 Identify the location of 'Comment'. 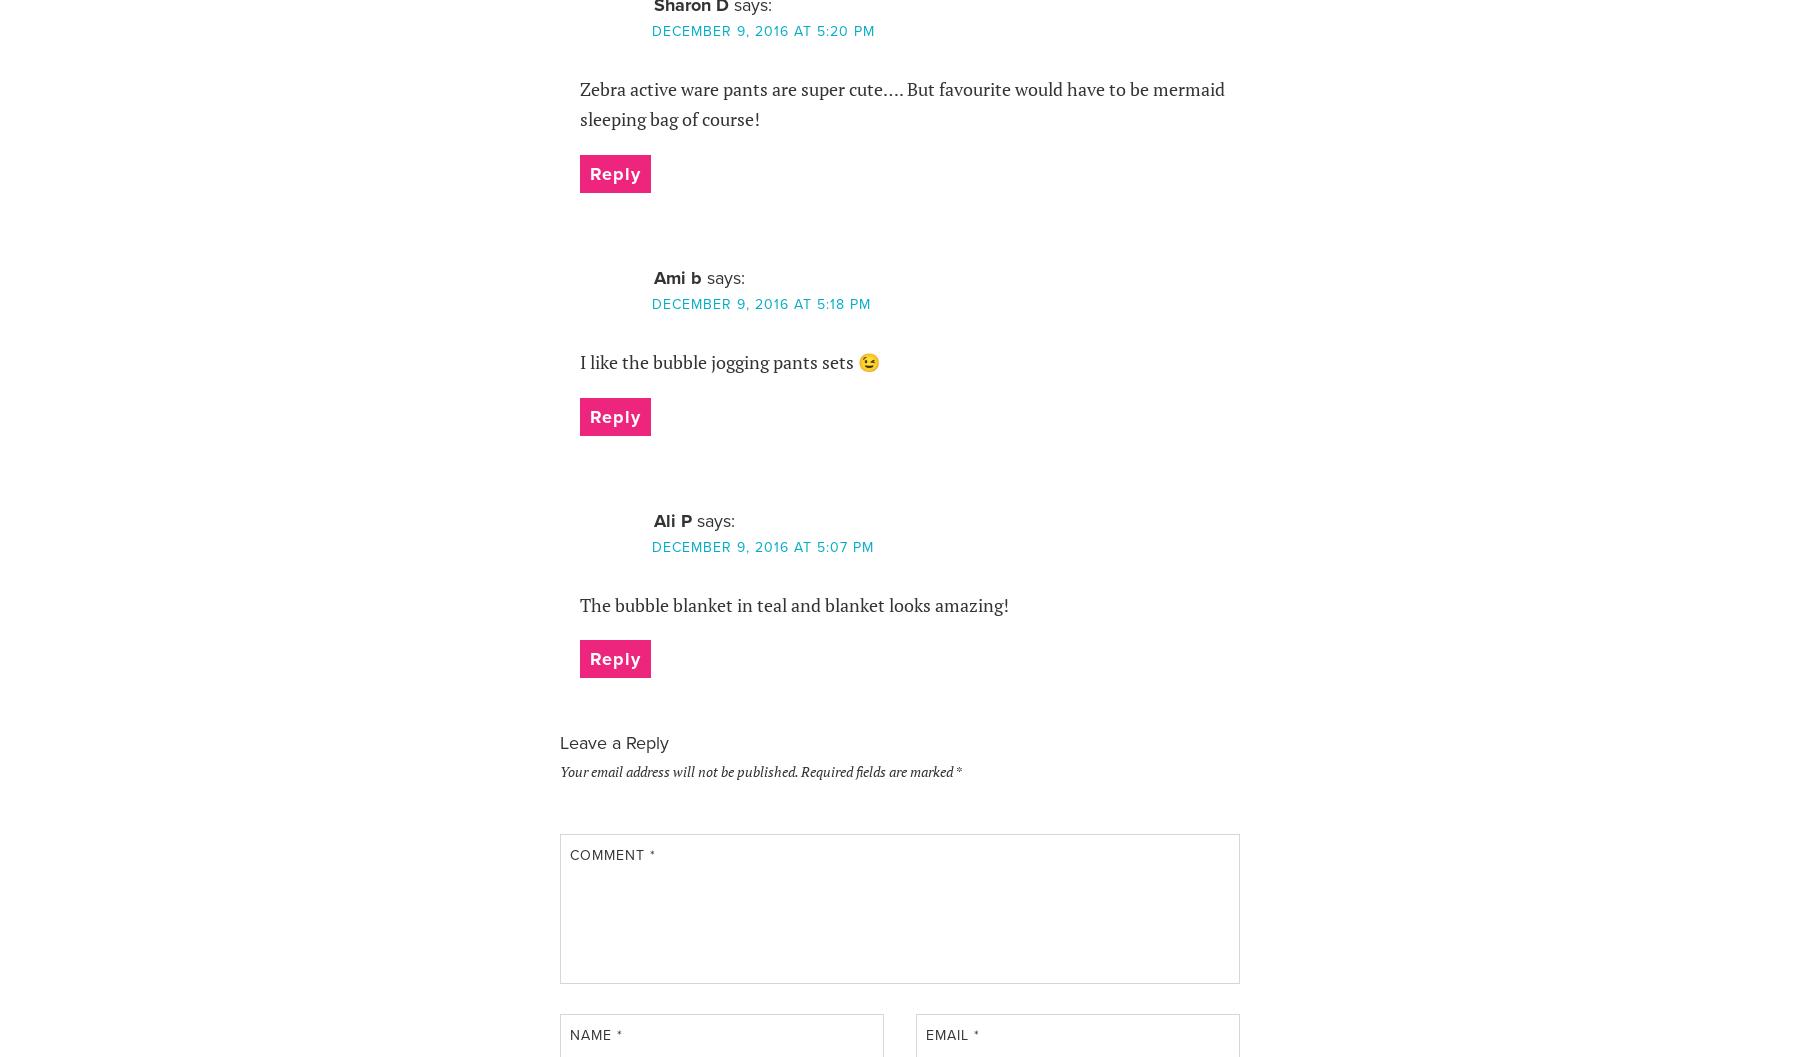
(608, 853).